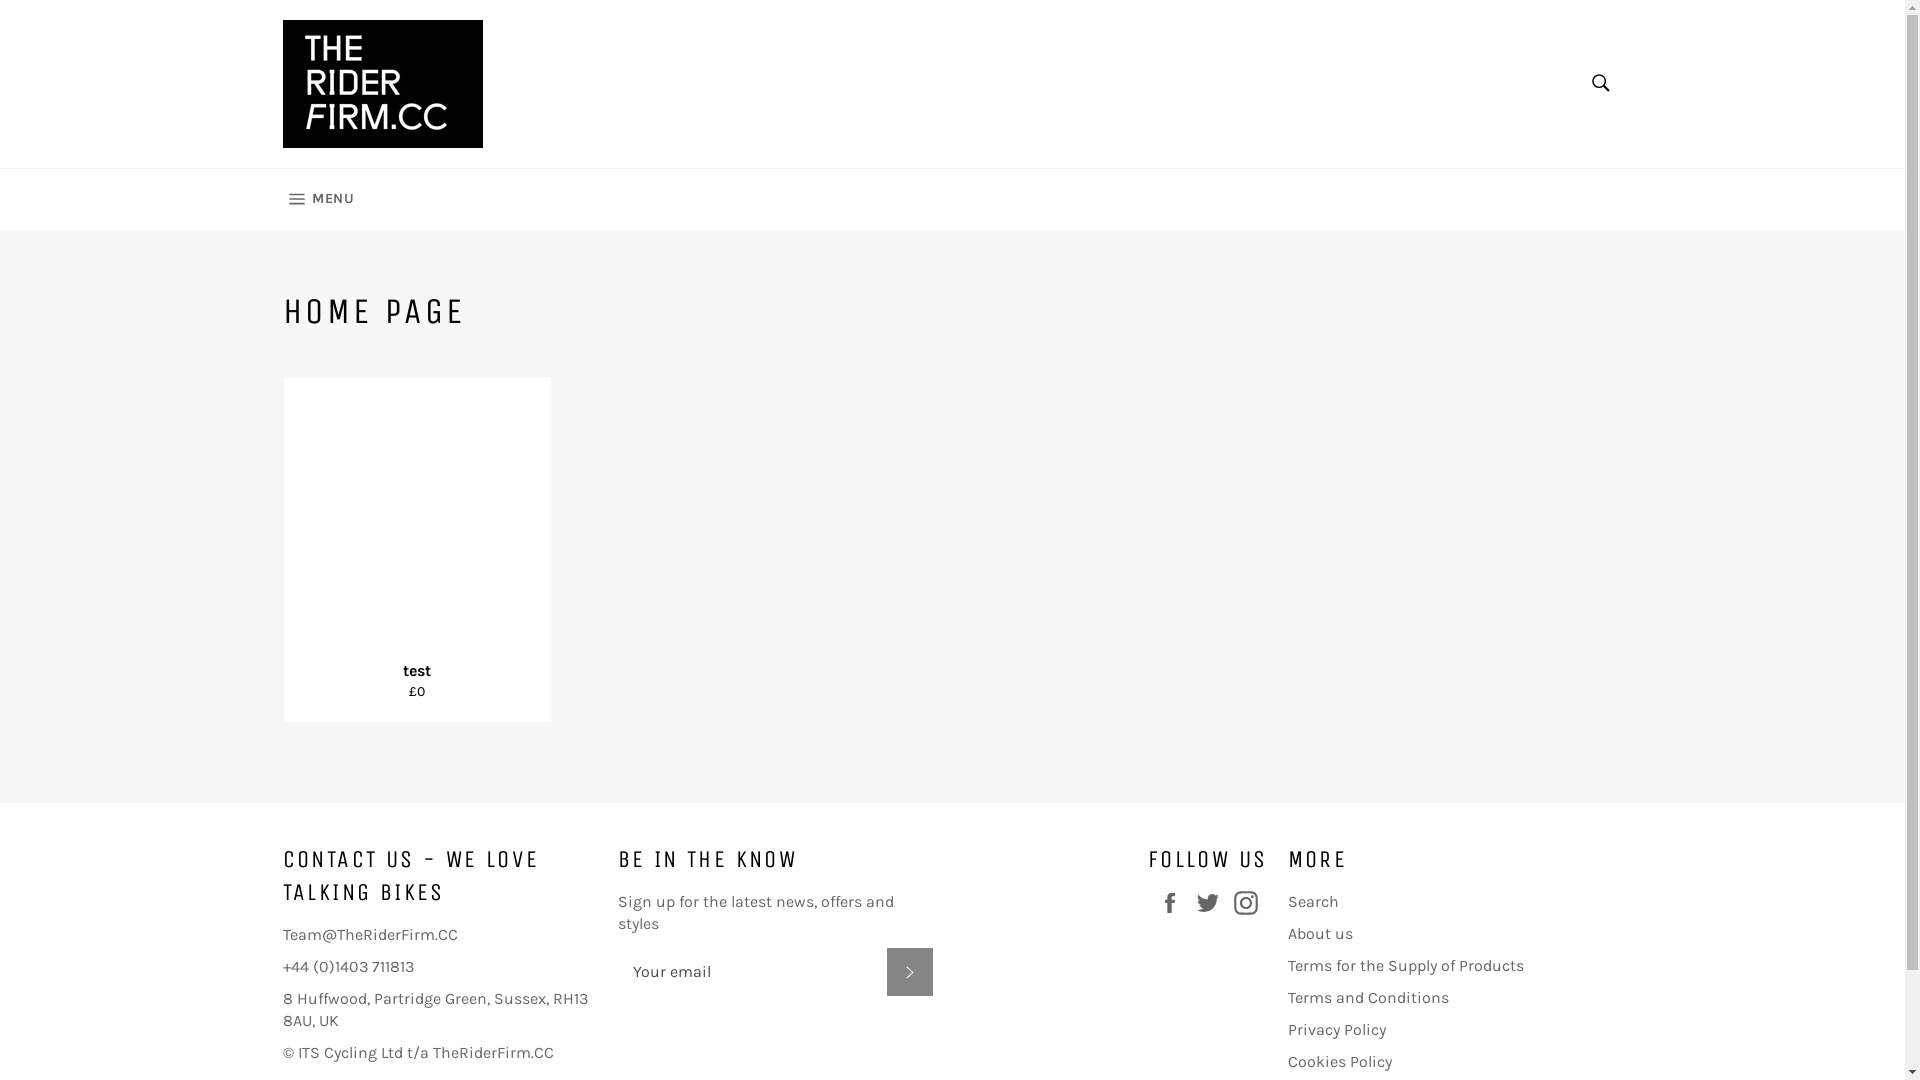 Image resolution: width=1920 pixels, height=1080 pixels. What do you see at coordinates (1250, 902) in the screenshot?
I see `'Instagram'` at bounding box center [1250, 902].